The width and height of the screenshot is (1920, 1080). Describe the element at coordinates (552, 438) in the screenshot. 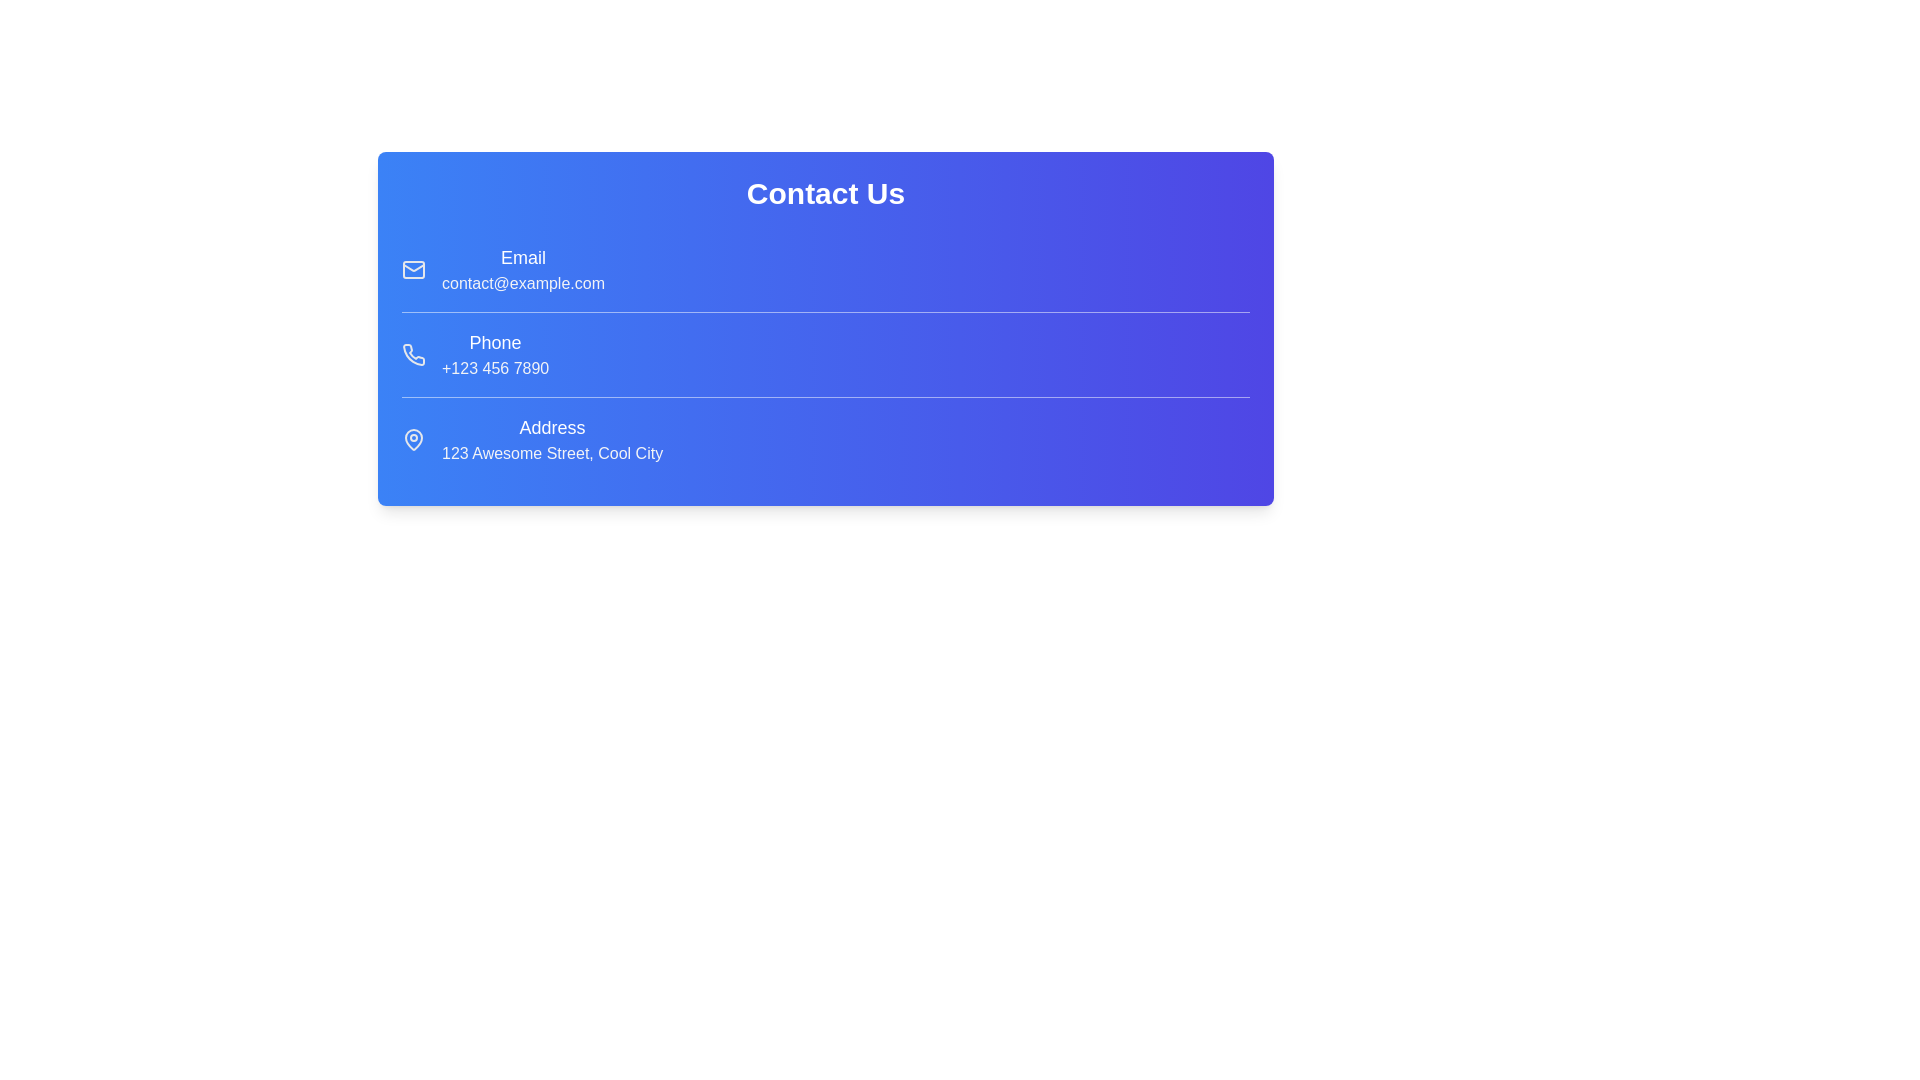

I see `the static text element displaying 'Address' and '123 Awesome Street, Cool City' in the contact information card, which is located in the lower part of the card and appears as the third entry after 'Email' and 'Phone'` at that location.